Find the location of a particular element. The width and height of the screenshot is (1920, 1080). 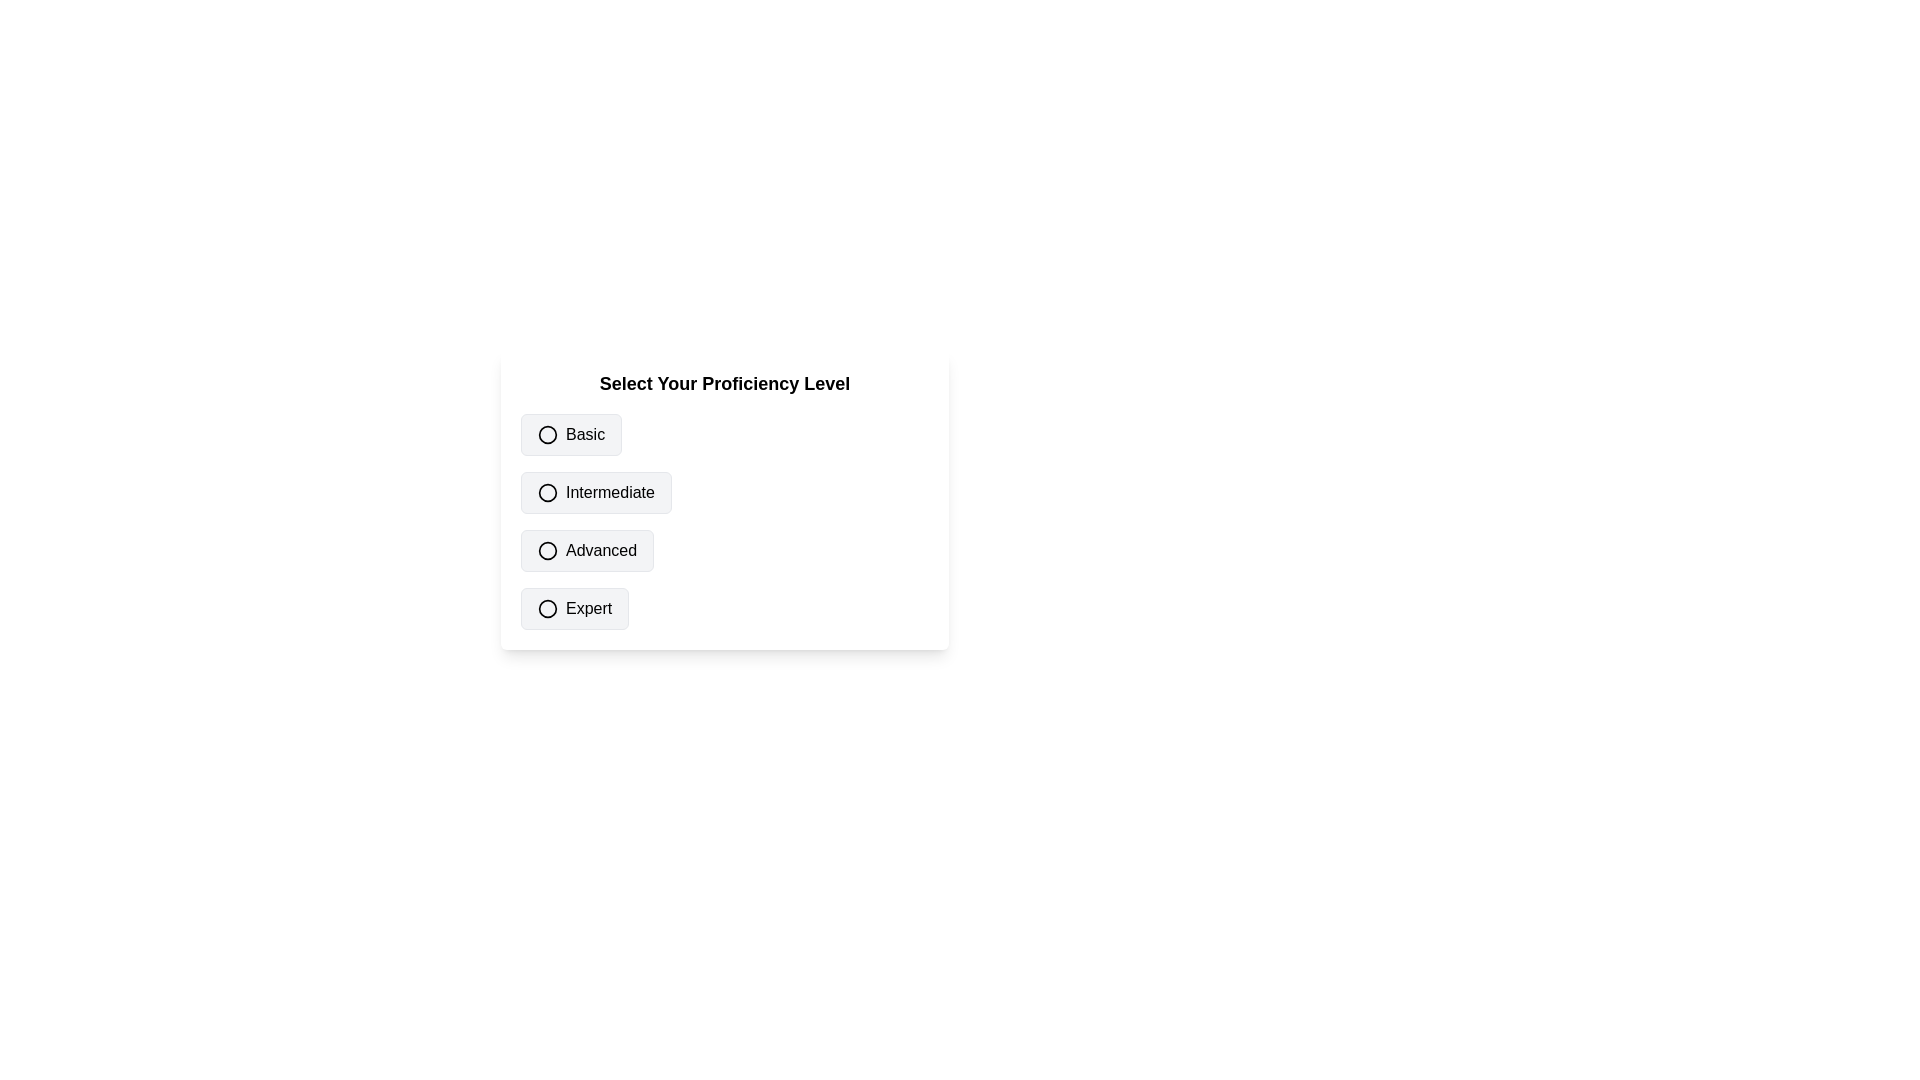

the 'Intermediate' radio button is located at coordinates (547, 493).